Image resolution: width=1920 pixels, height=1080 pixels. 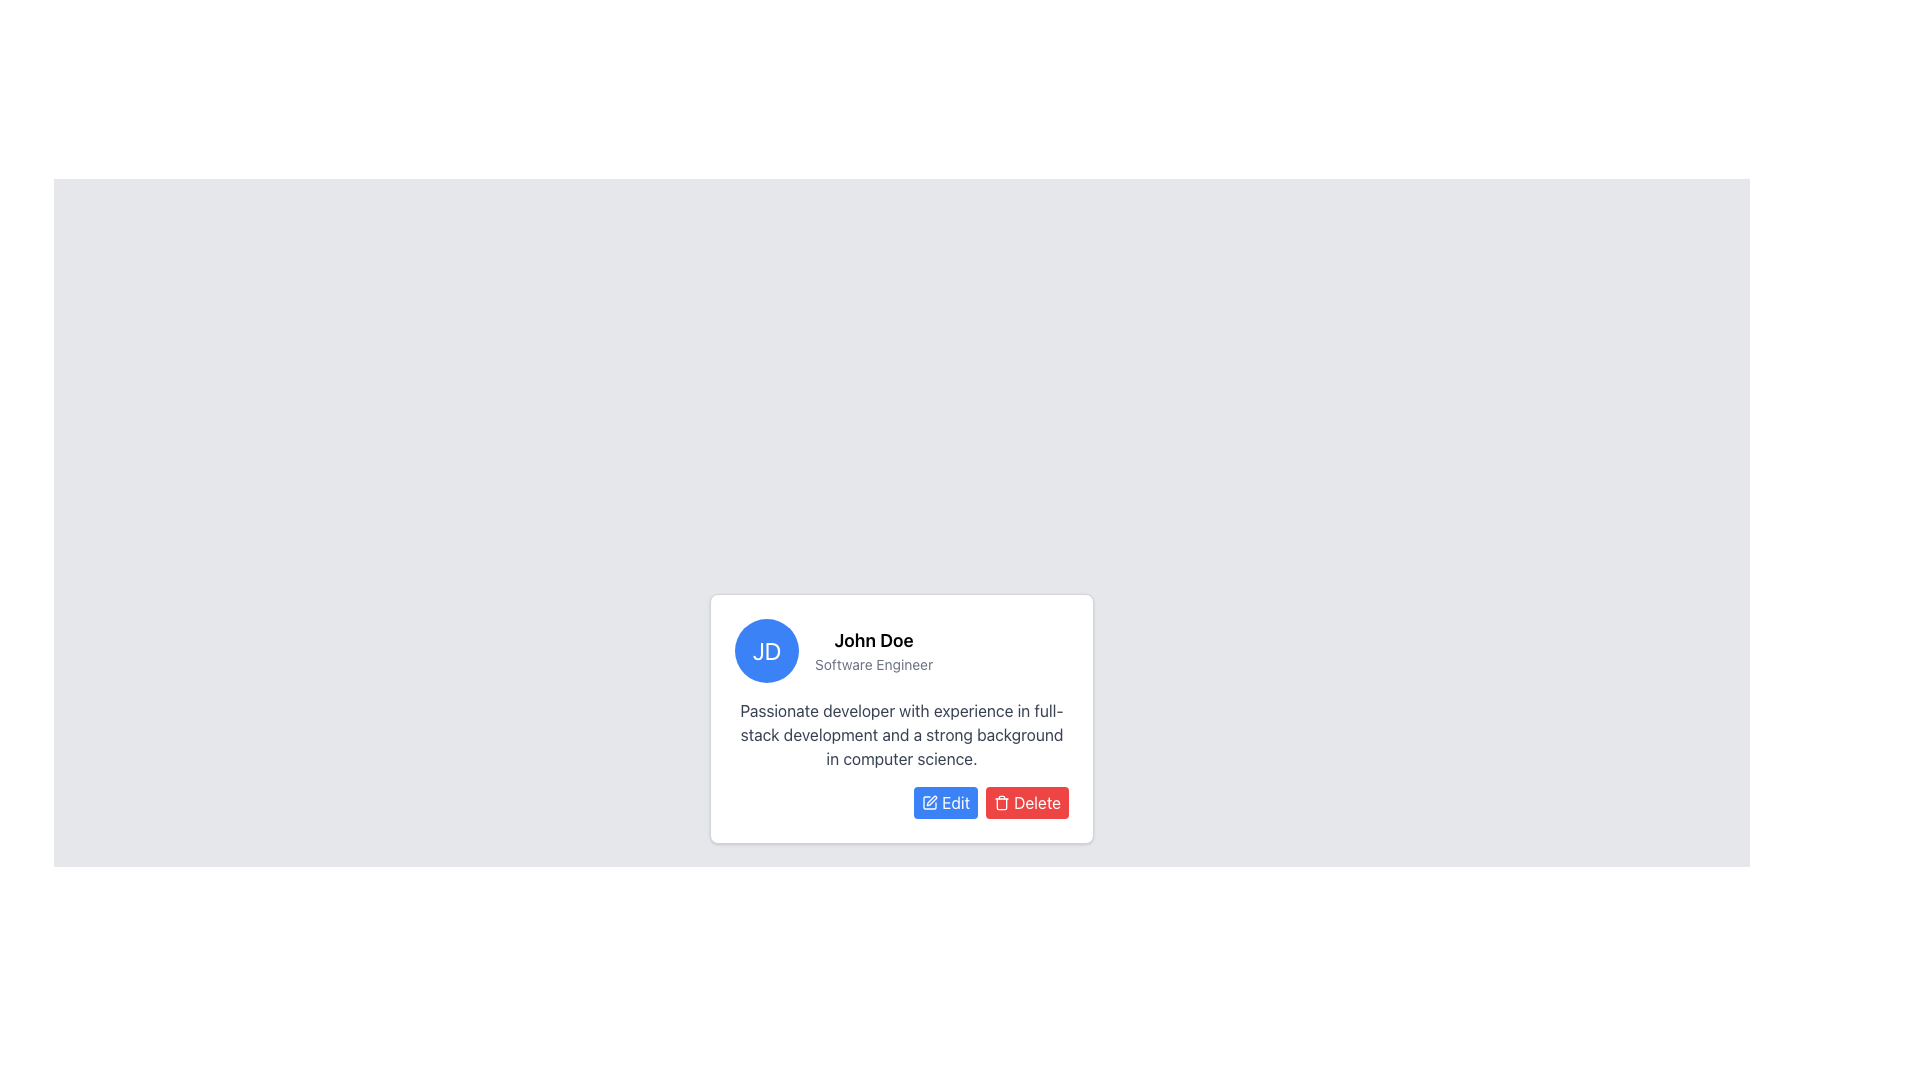 I want to click on the white pen icon within the 'Edit' button, which has a blue background and white text, positioned on the left side of the button, so click(x=929, y=801).